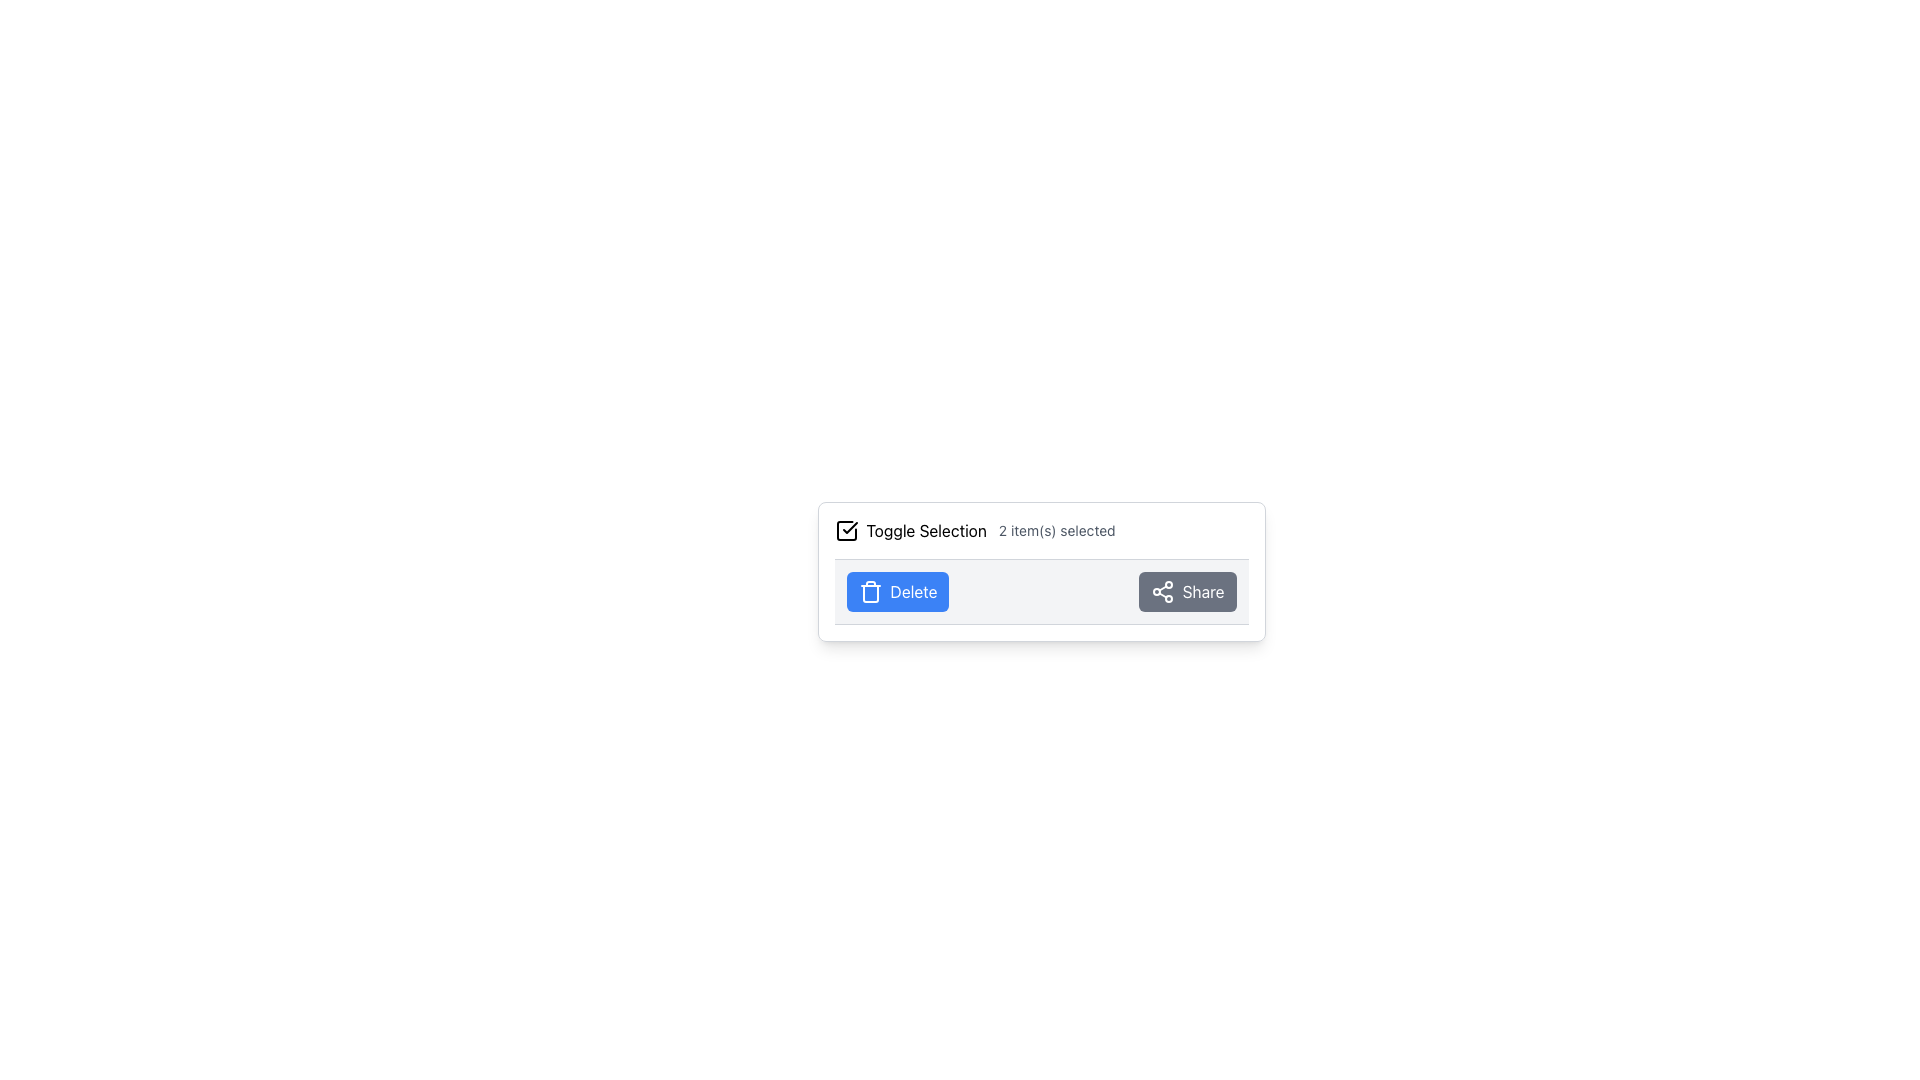 The height and width of the screenshot is (1080, 1920). Describe the element at coordinates (849, 527) in the screenshot. I see `the state of the checkmark icon within the square frame located in the top-left corner of the pop-up action card` at that location.